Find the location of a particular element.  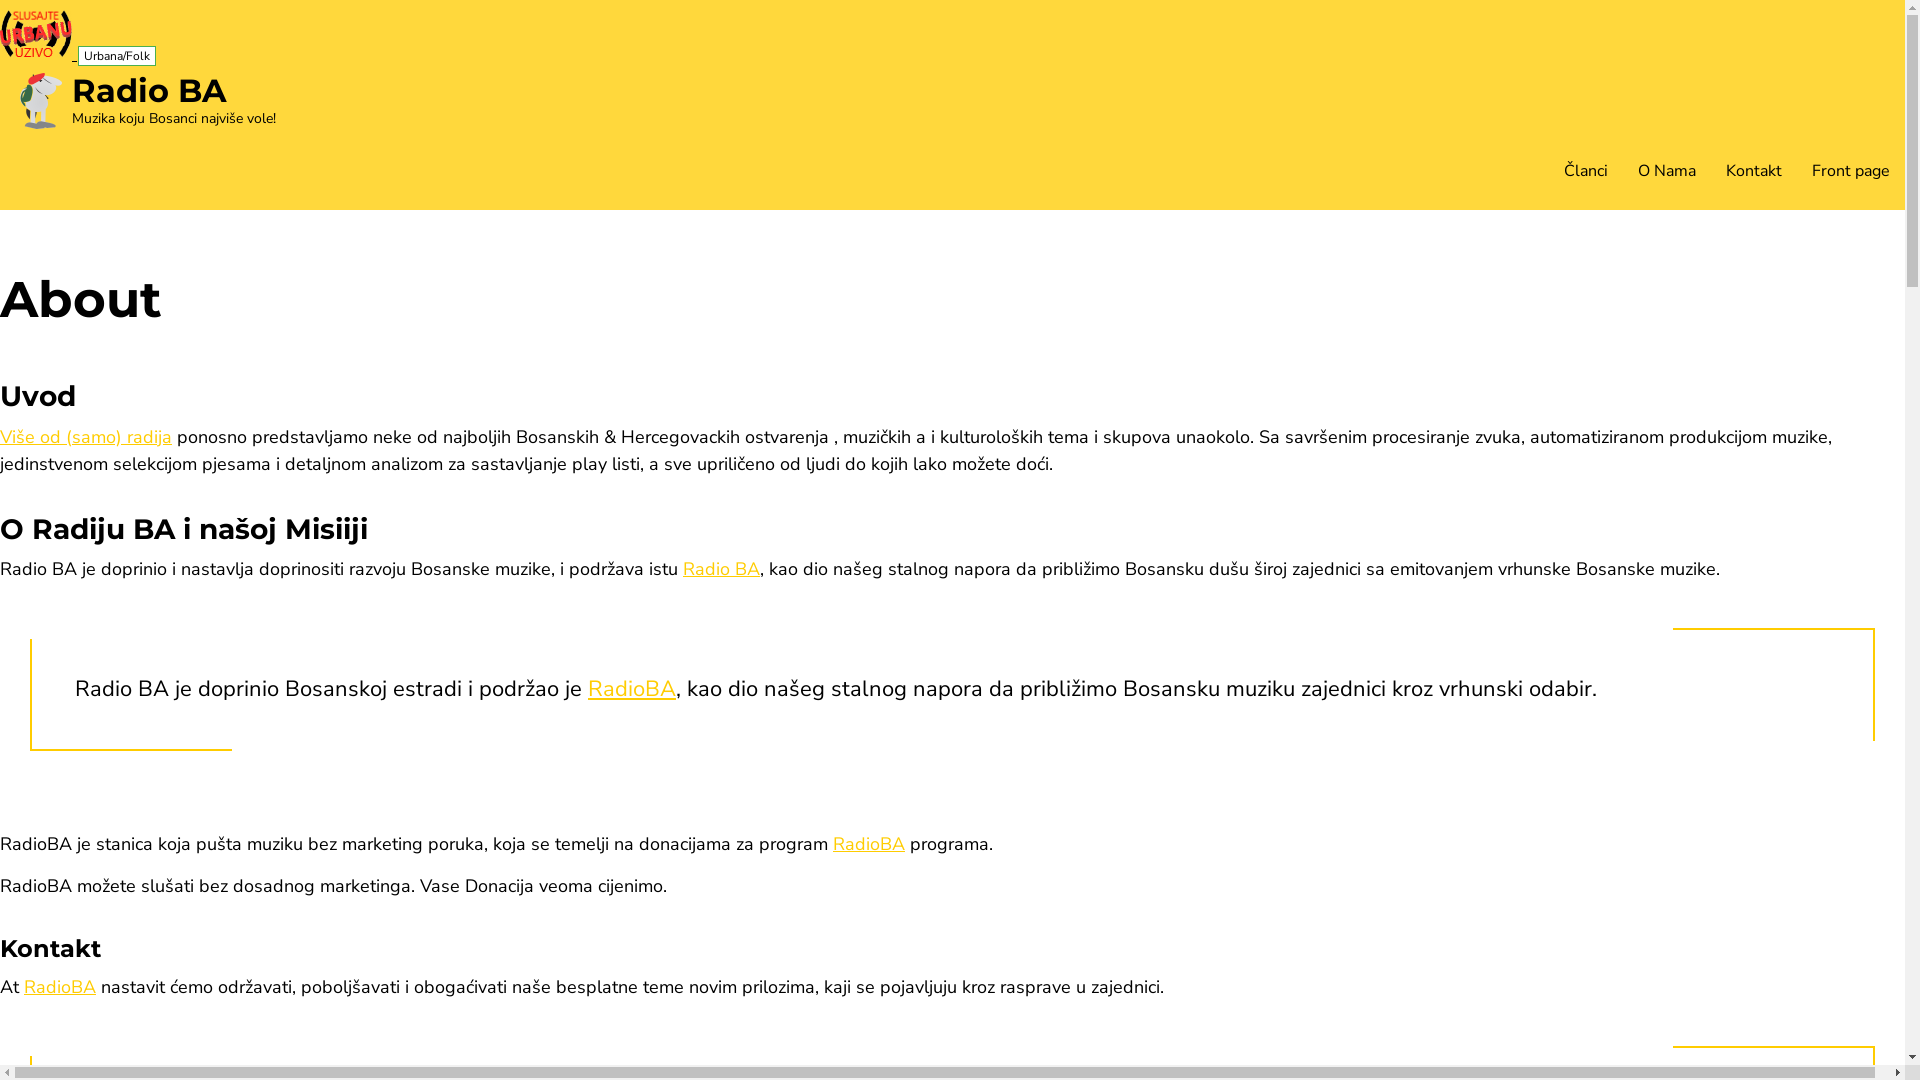

'Radio BA' is located at coordinates (720, 569).